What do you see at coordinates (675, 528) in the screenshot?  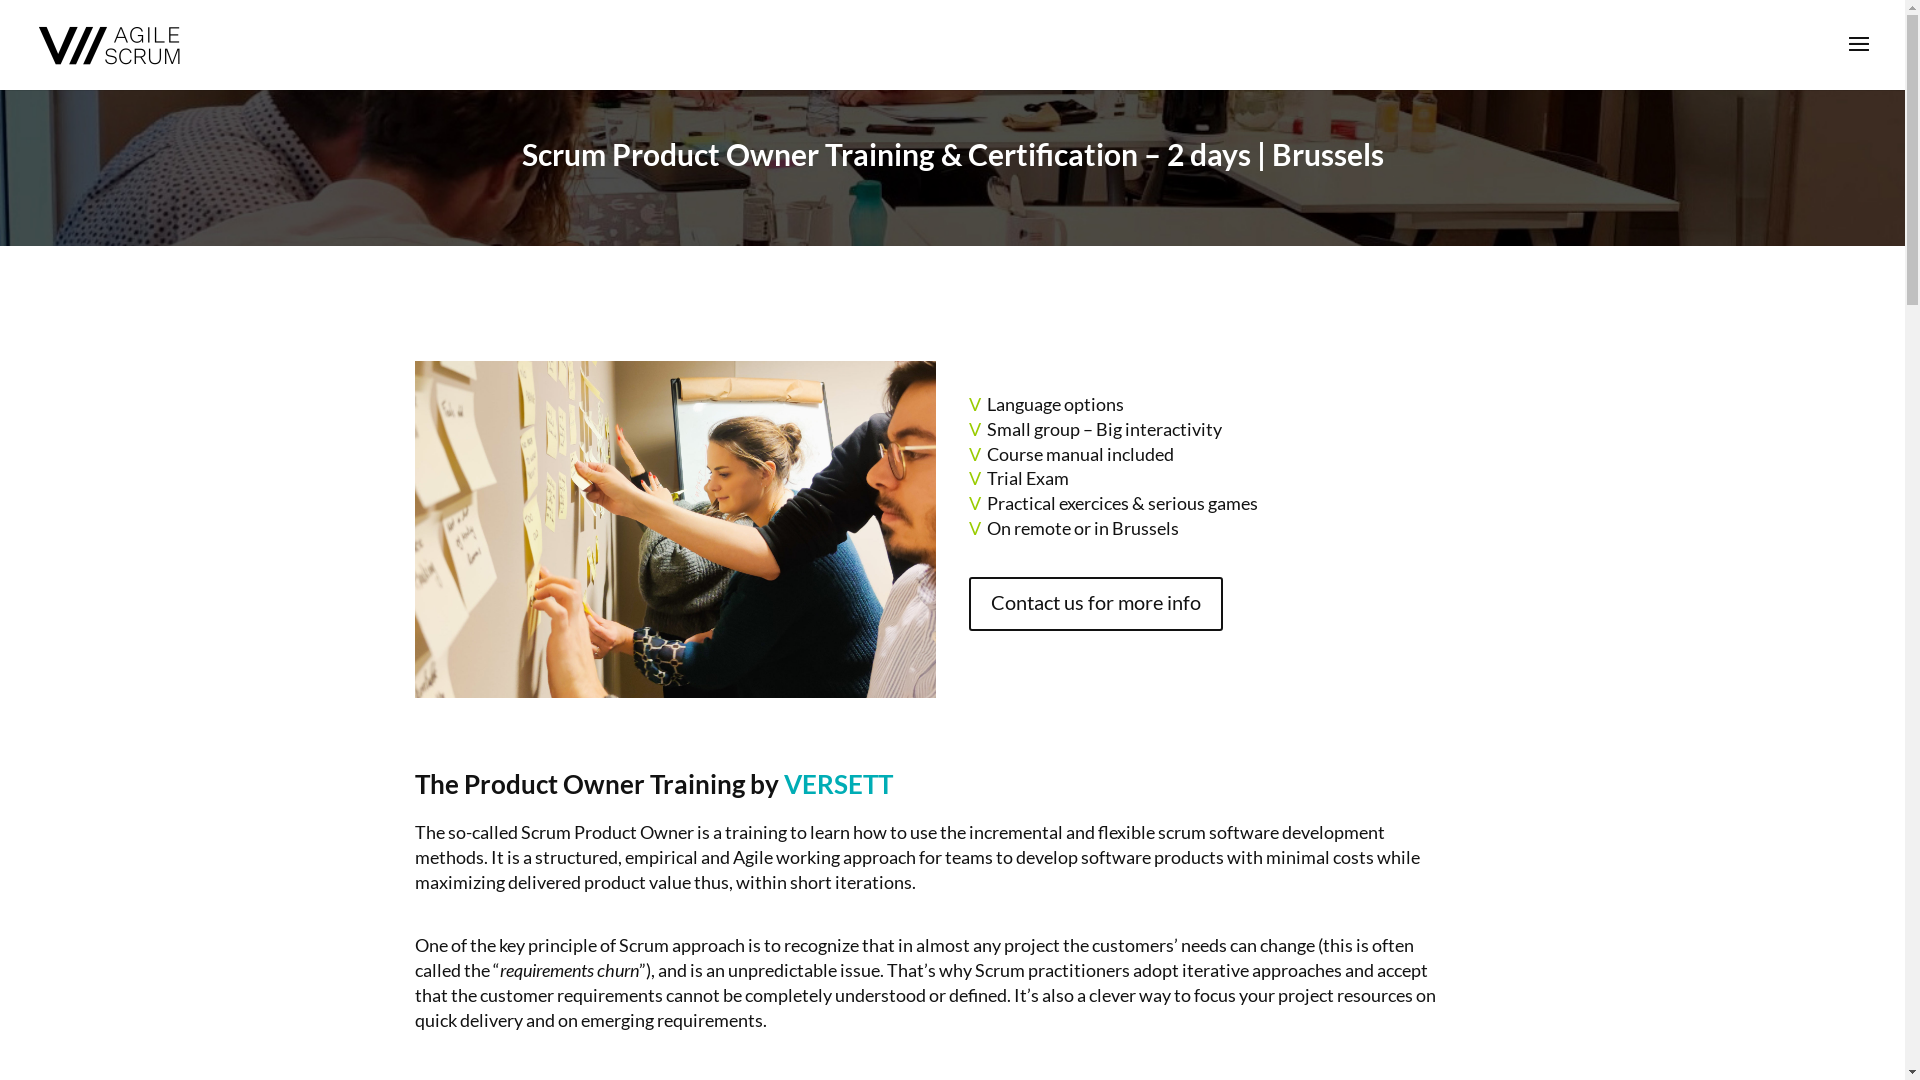 I see `'IMG_20230307_193358 (1)'` at bounding box center [675, 528].